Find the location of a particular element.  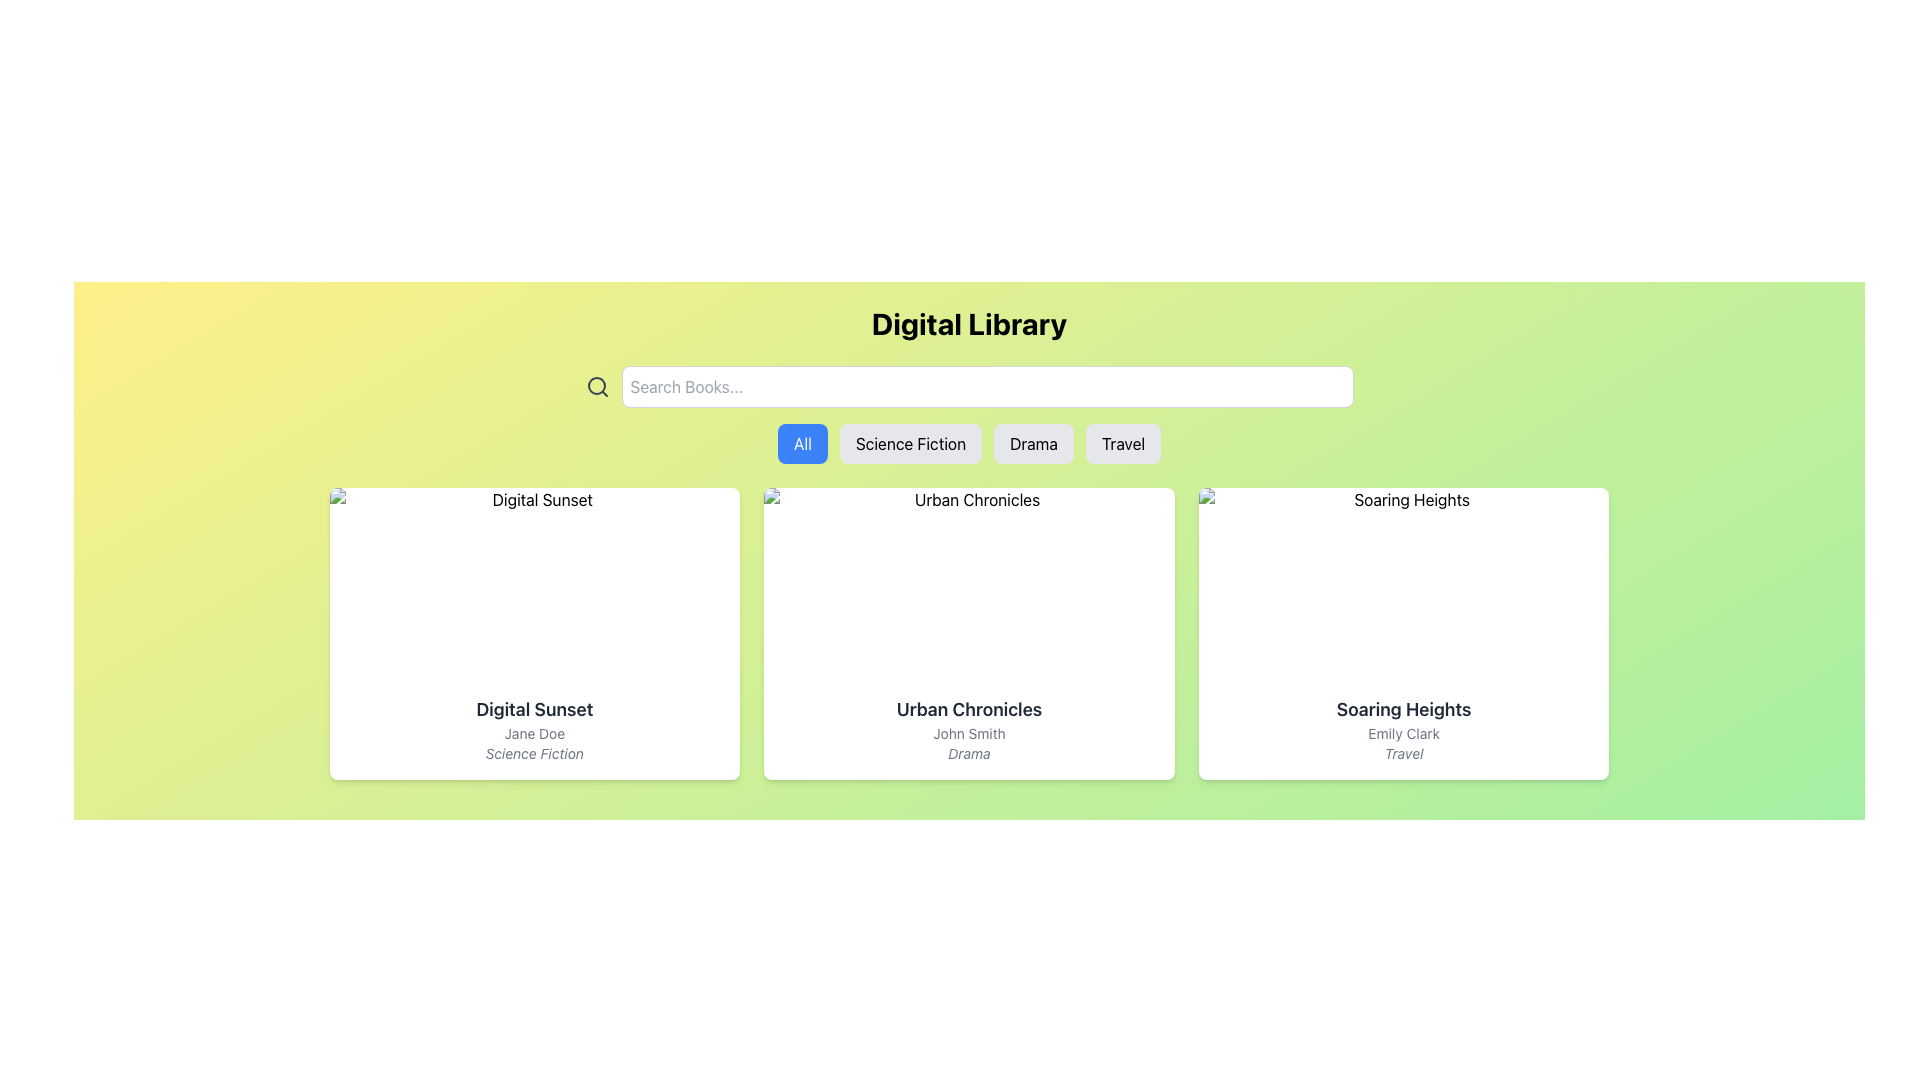

the text block containing 'Urban Chronicles', 'John Smith', and 'Drama' is located at coordinates (969, 729).